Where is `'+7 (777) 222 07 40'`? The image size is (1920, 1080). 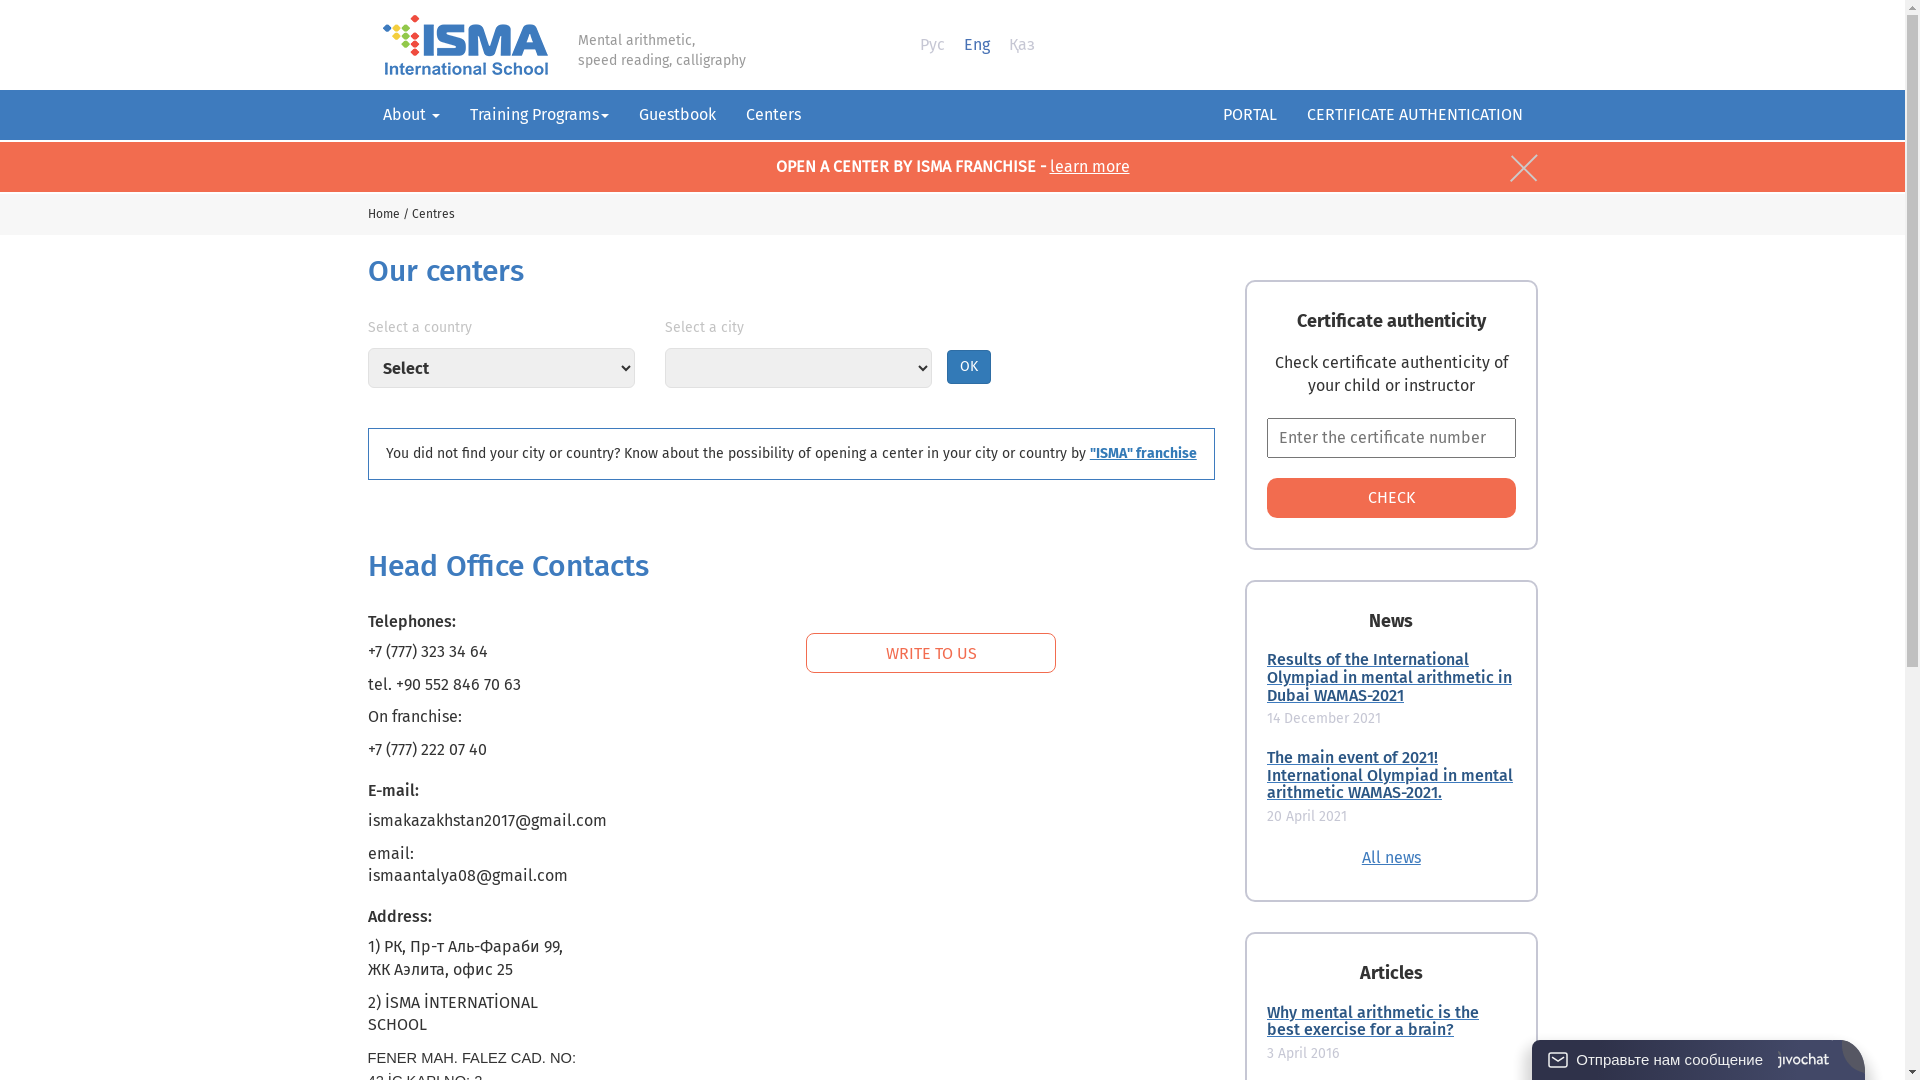
'+7 (777) 222 07 40' is located at coordinates (368, 749).